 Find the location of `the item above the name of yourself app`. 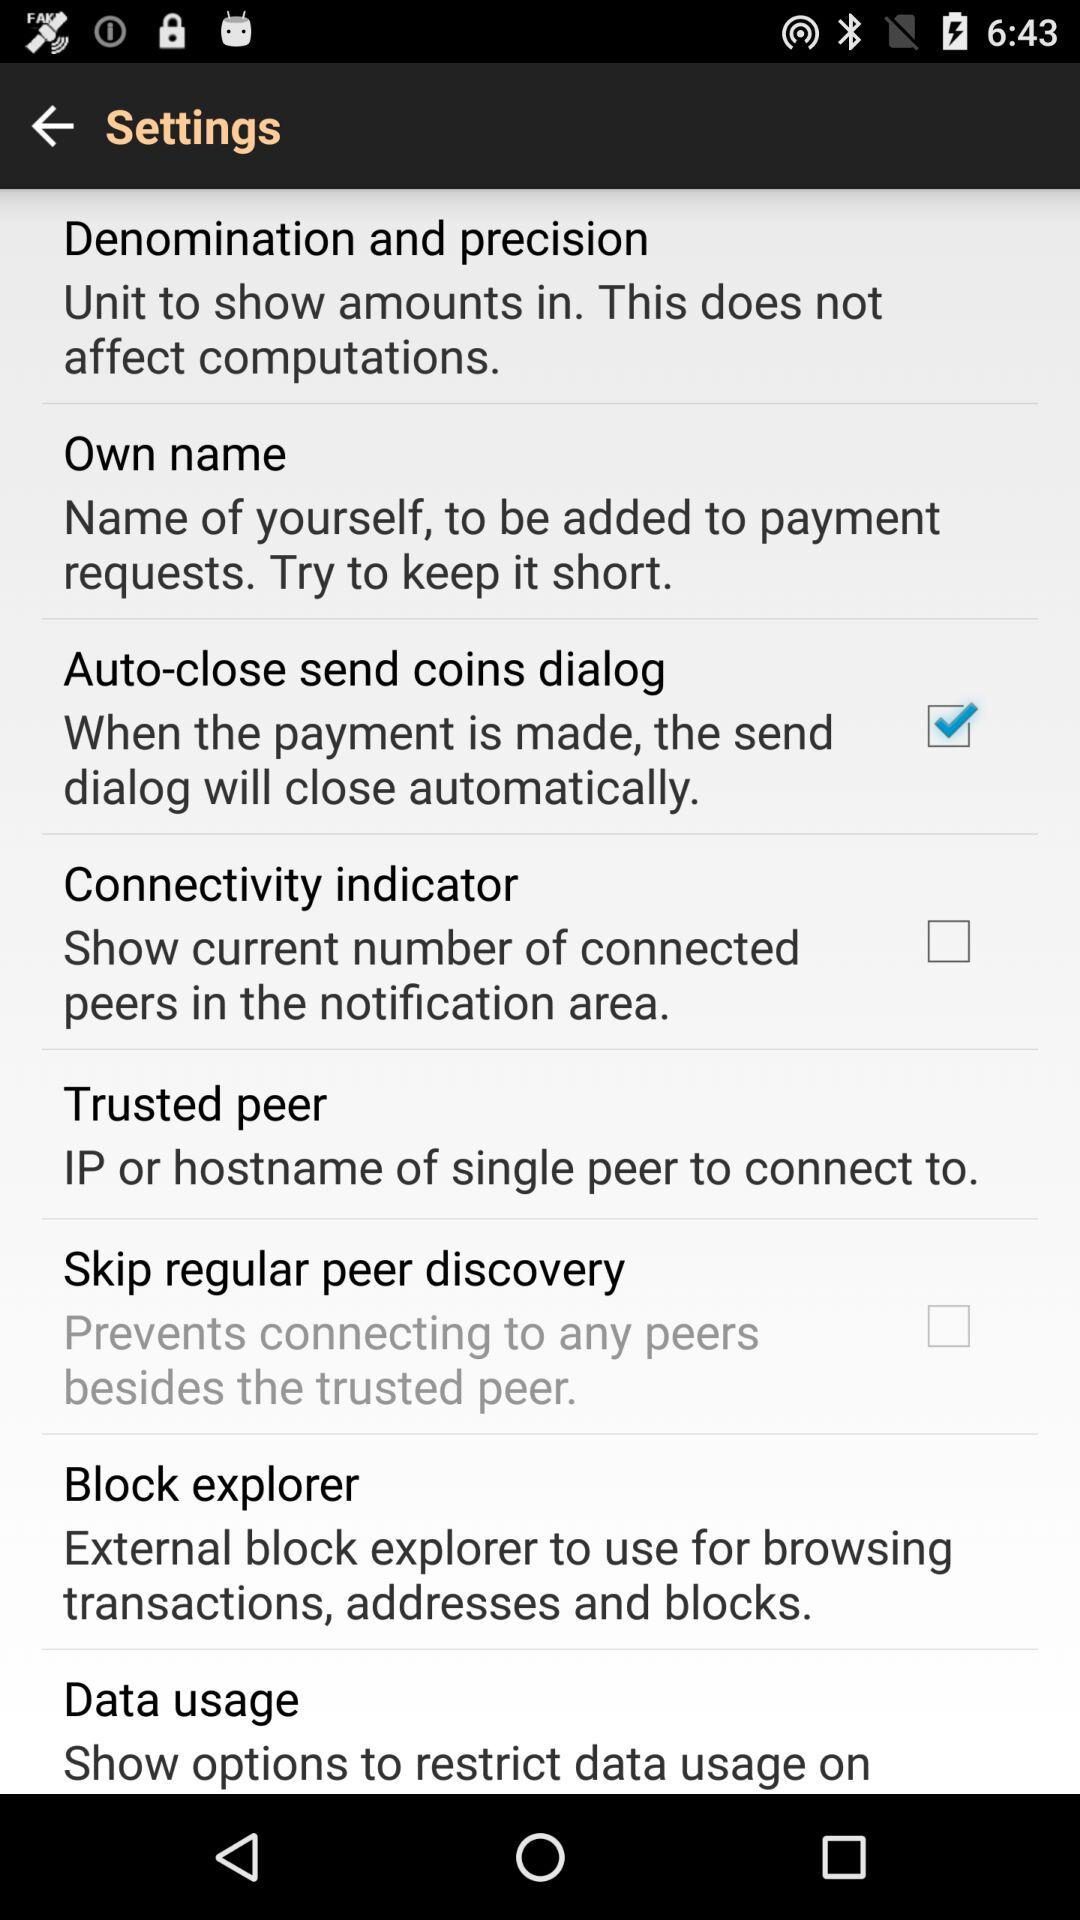

the item above the name of yourself app is located at coordinates (173, 450).